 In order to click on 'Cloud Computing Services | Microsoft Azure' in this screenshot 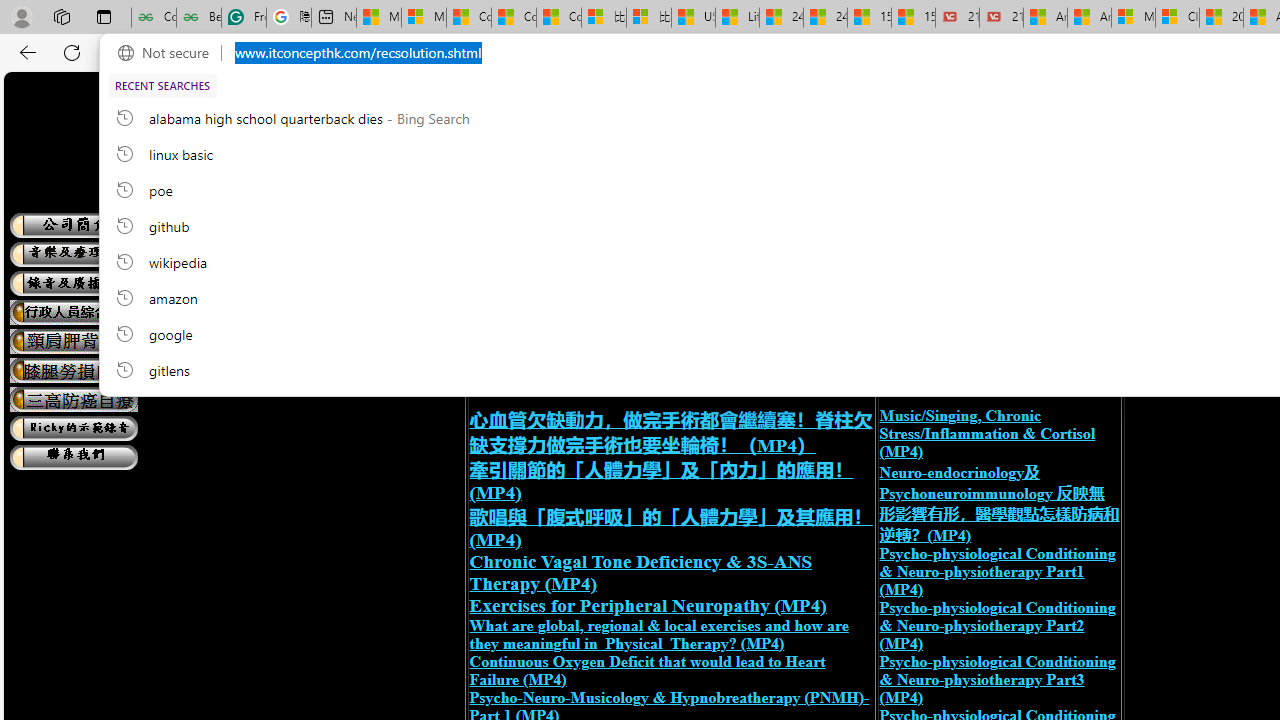, I will do `click(1177, 17)`.